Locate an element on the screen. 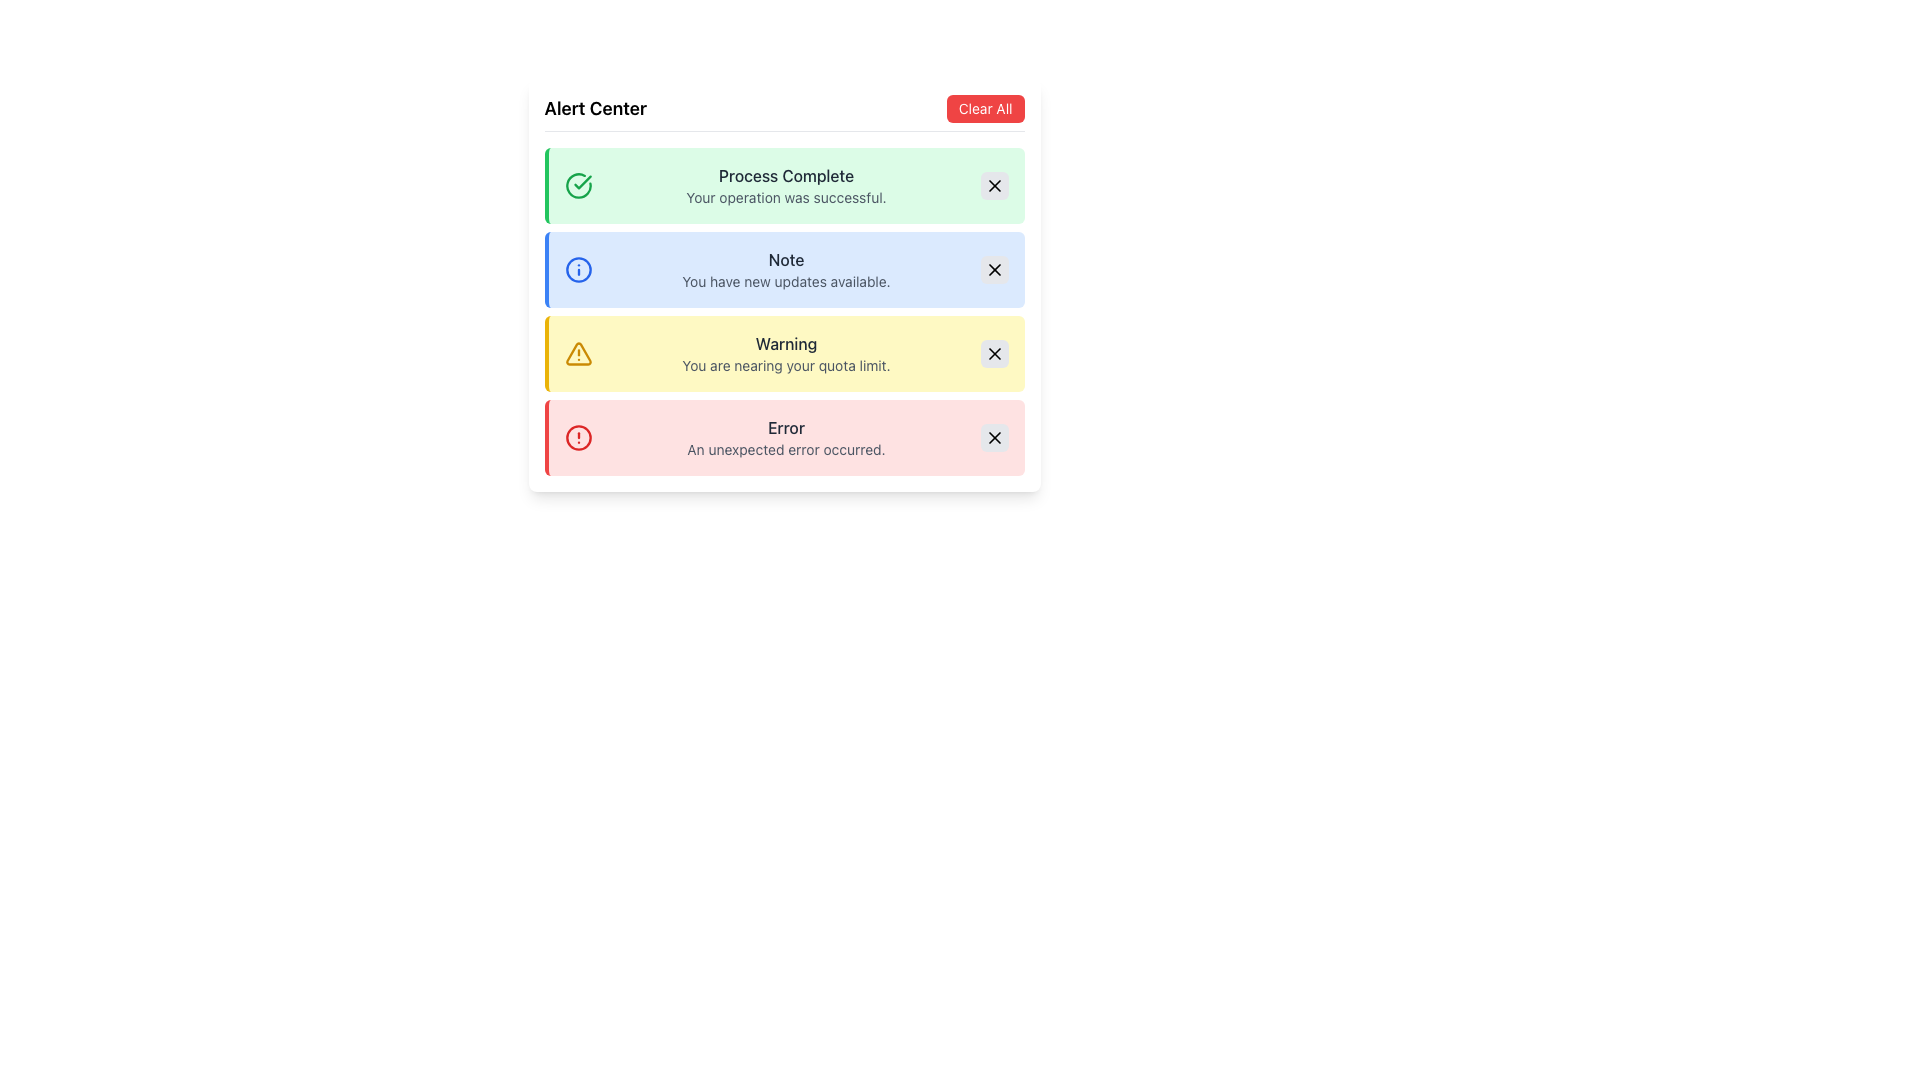 The width and height of the screenshot is (1920, 1080). the red circular SVG element representing an error icon located in the 'Error' alert row, positioned to the far left is located at coordinates (577, 437).